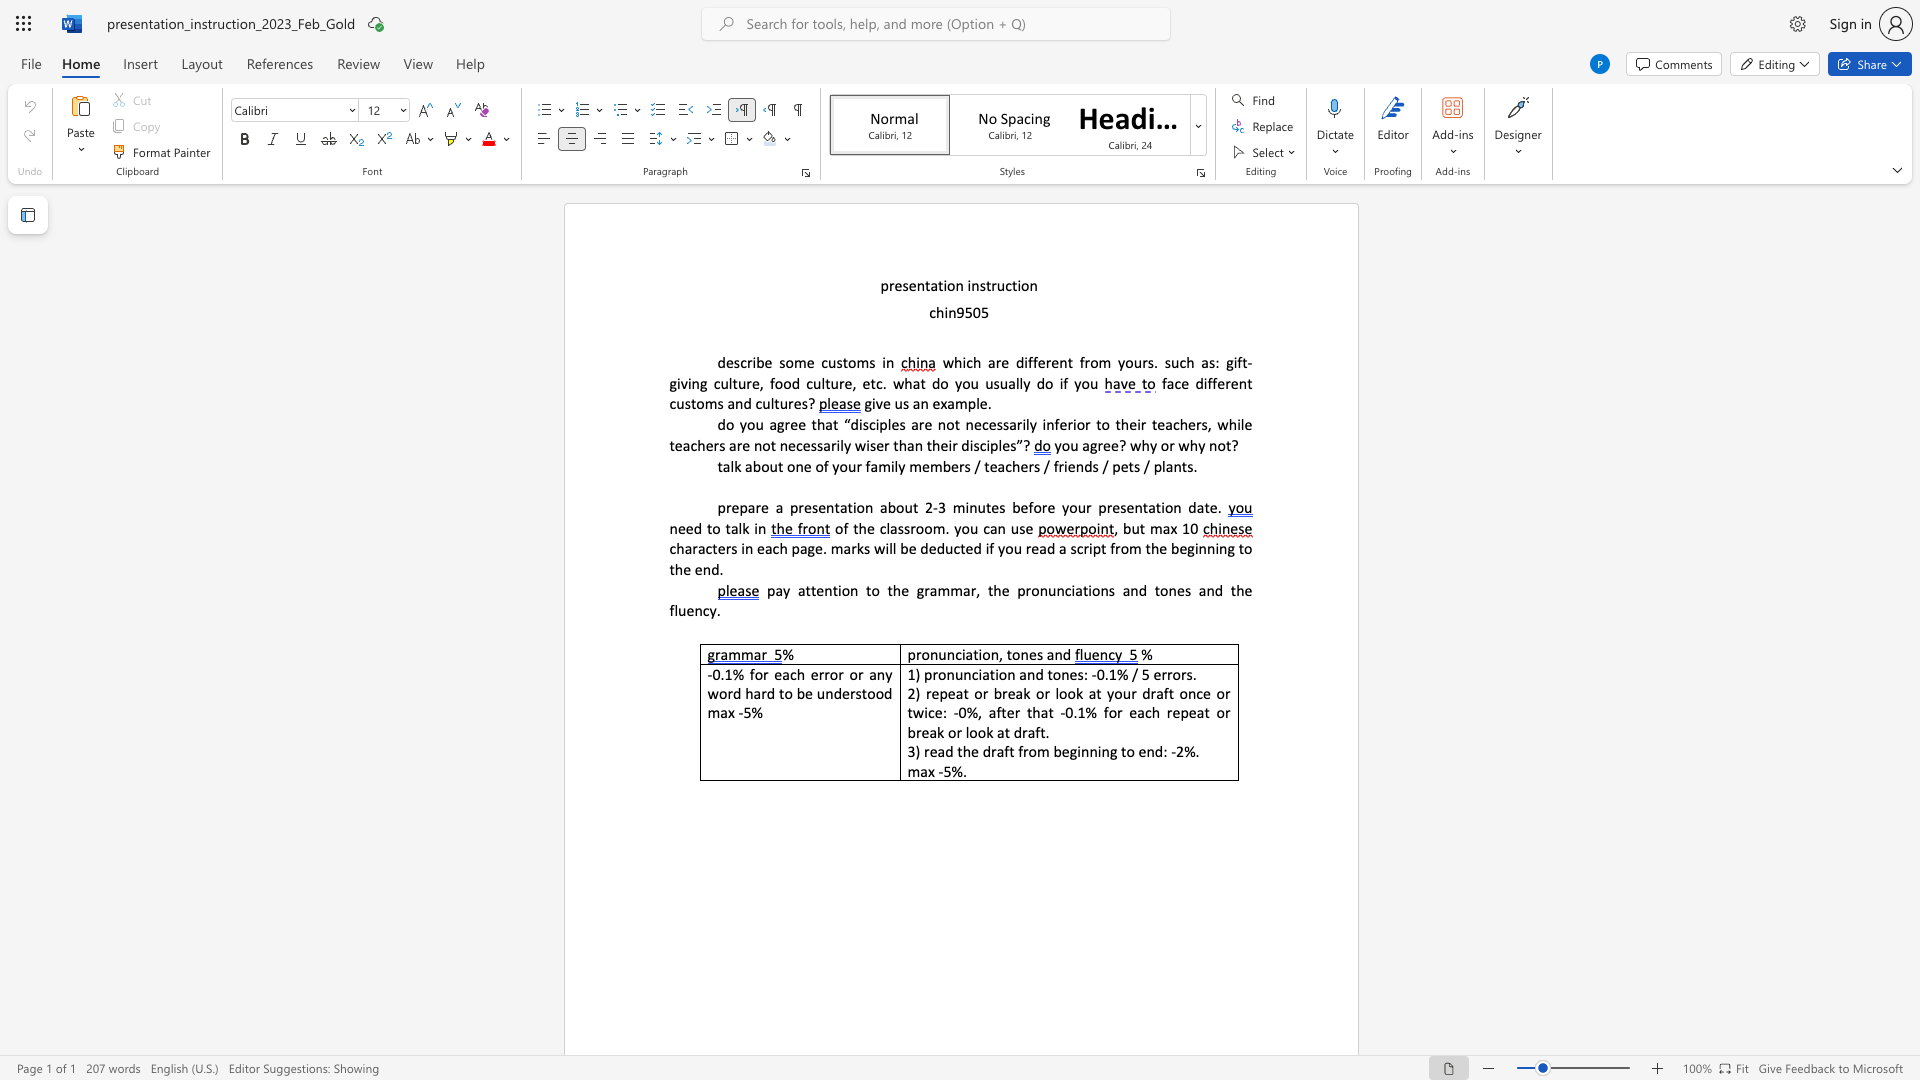  Describe the element at coordinates (1133, 362) in the screenshot. I see `the subset text "urs." within the text "which are different from yours."` at that location.